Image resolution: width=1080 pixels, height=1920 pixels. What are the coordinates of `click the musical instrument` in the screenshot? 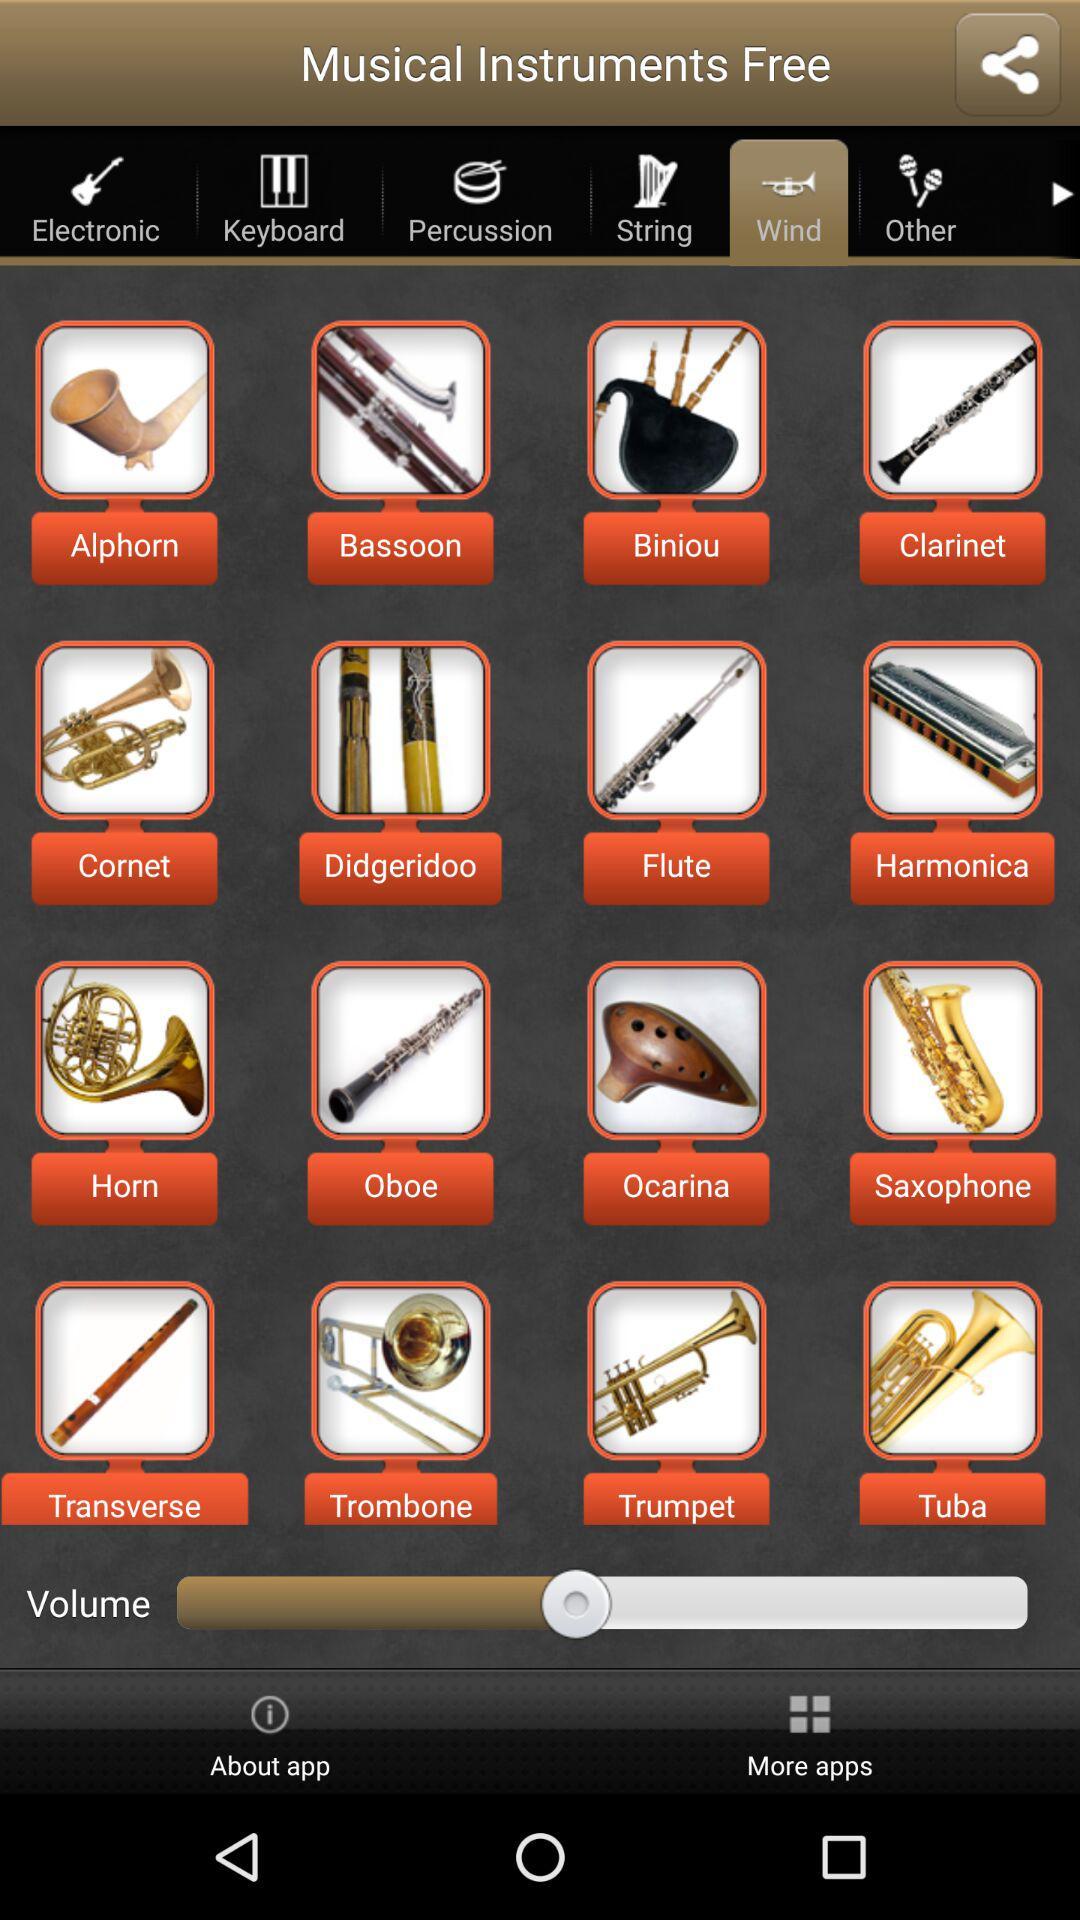 It's located at (951, 408).